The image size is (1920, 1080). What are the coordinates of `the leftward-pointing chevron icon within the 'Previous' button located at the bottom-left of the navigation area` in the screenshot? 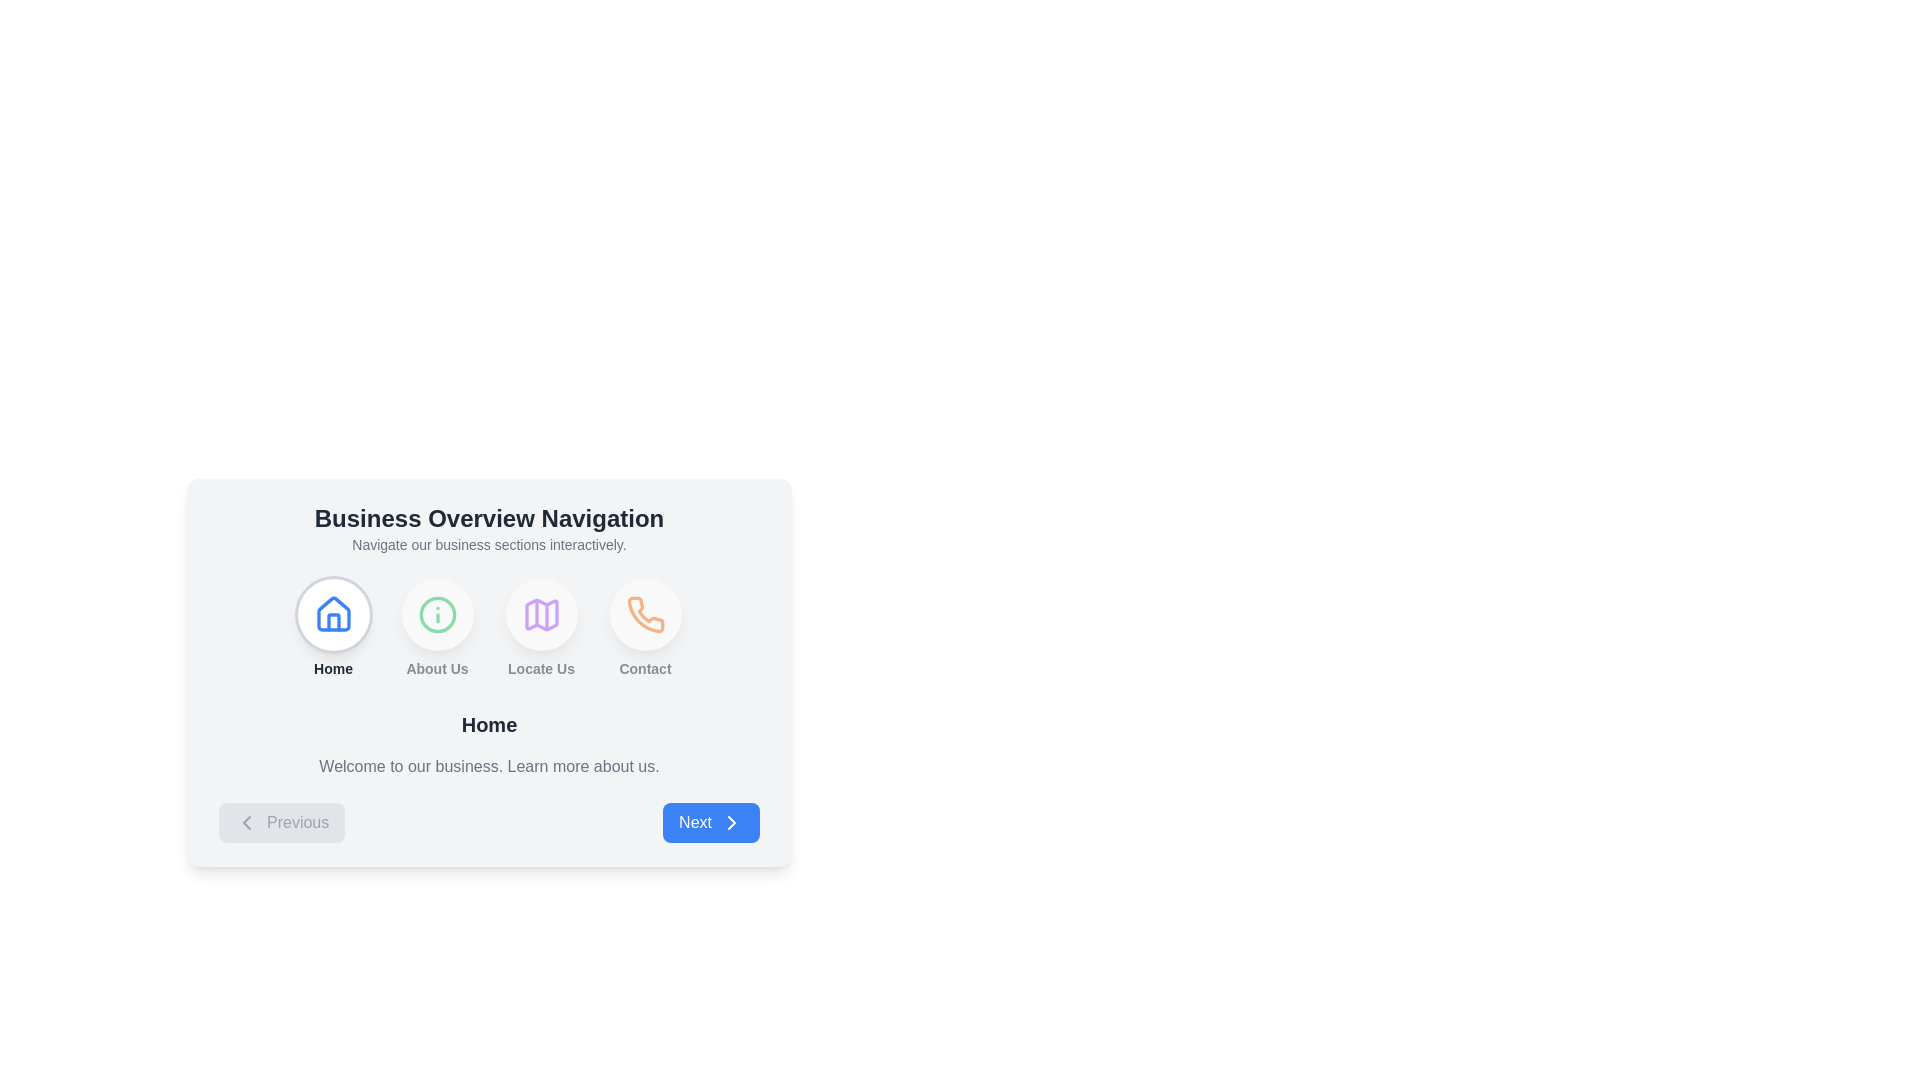 It's located at (245, 822).